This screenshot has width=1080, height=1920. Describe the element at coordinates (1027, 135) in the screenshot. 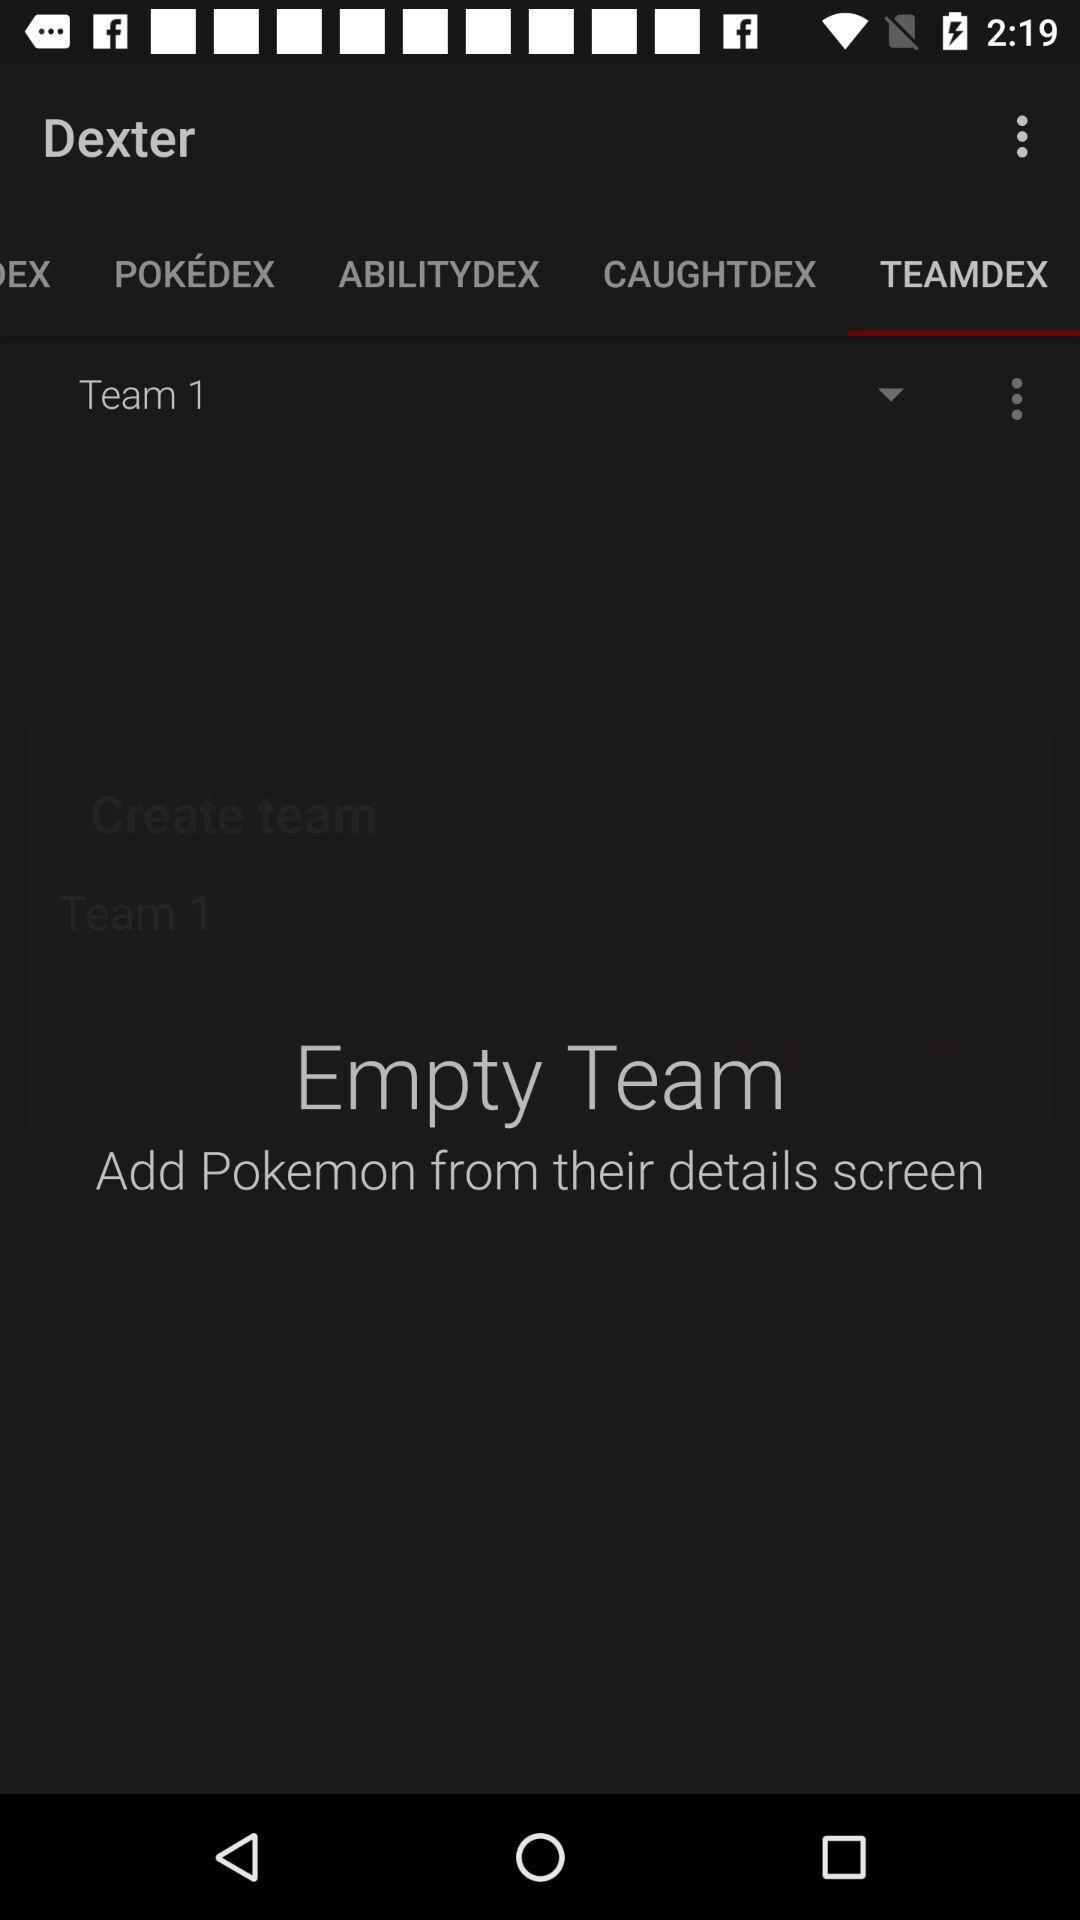

I see `app next to the dexter icon` at that location.